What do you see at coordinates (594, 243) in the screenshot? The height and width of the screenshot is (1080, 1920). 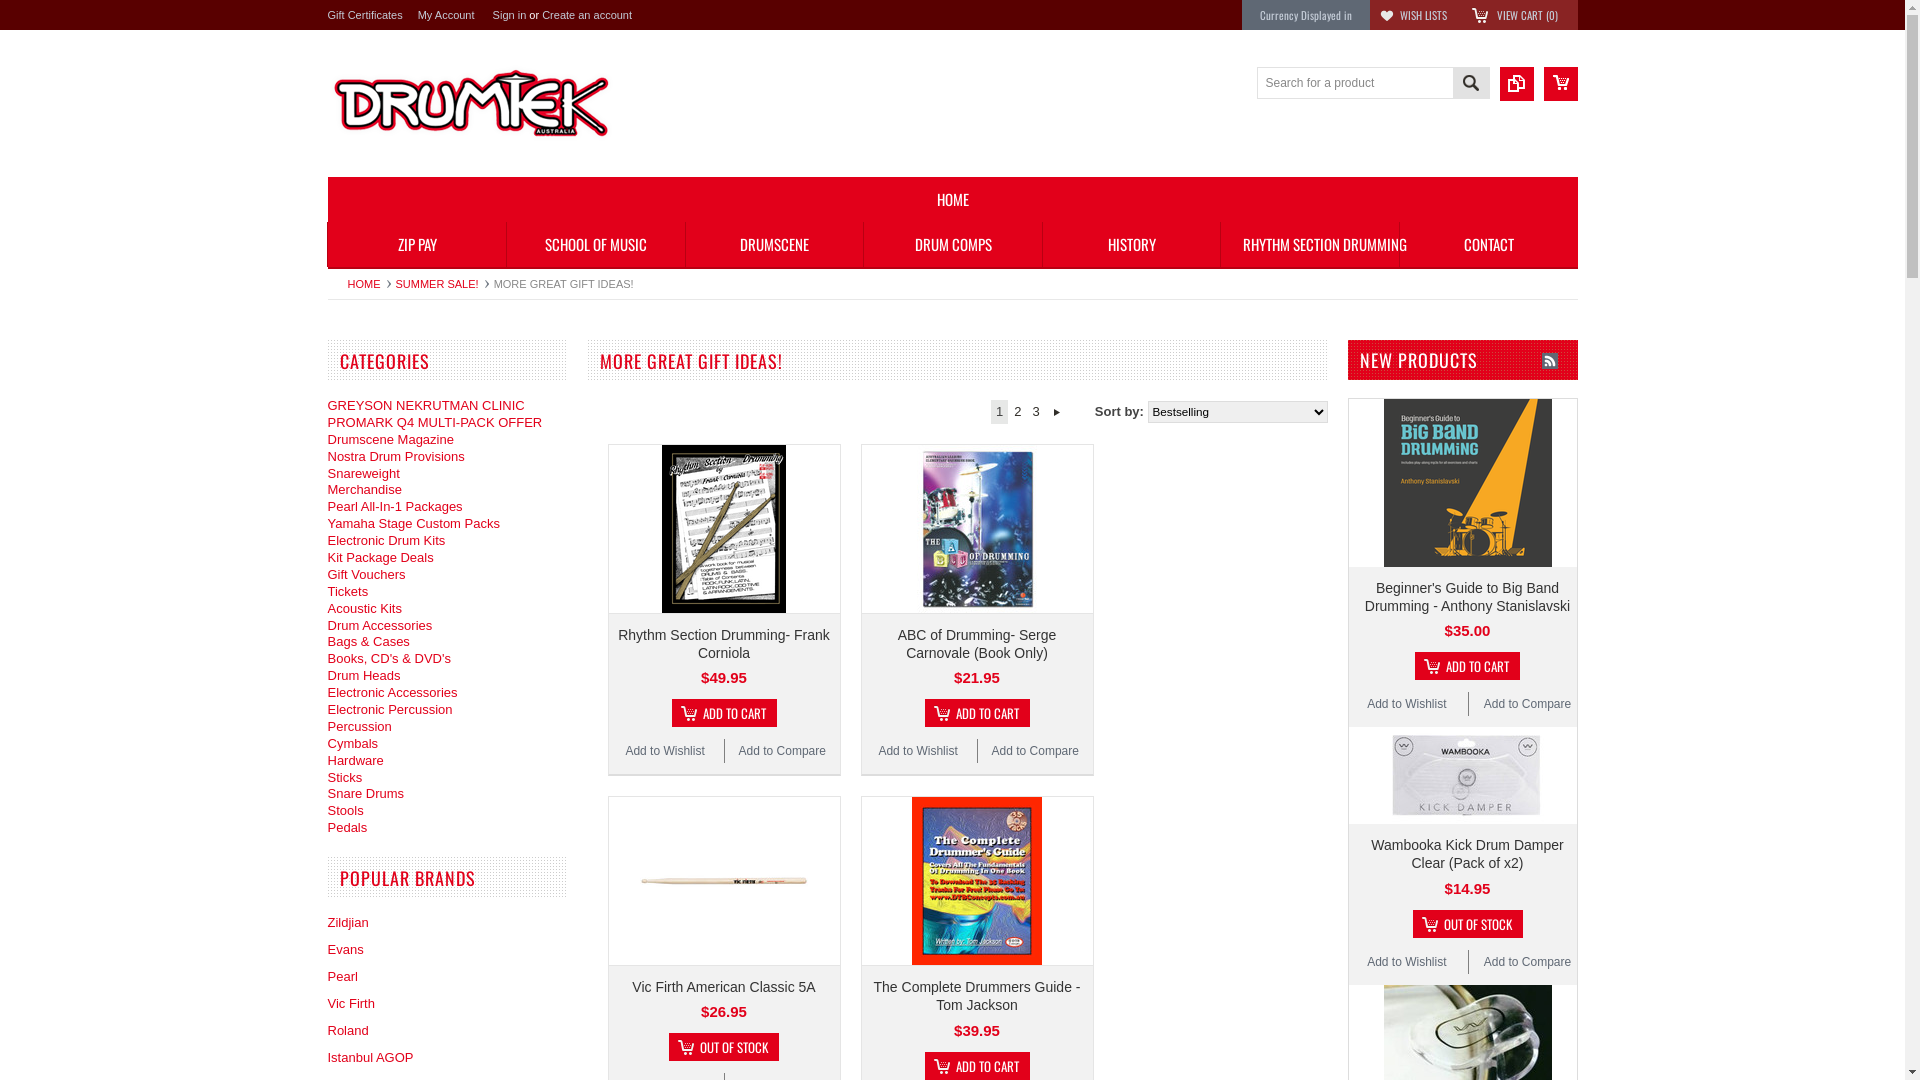 I see `'SCHOOL OF MUSIC'` at bounding box center [594, 243].